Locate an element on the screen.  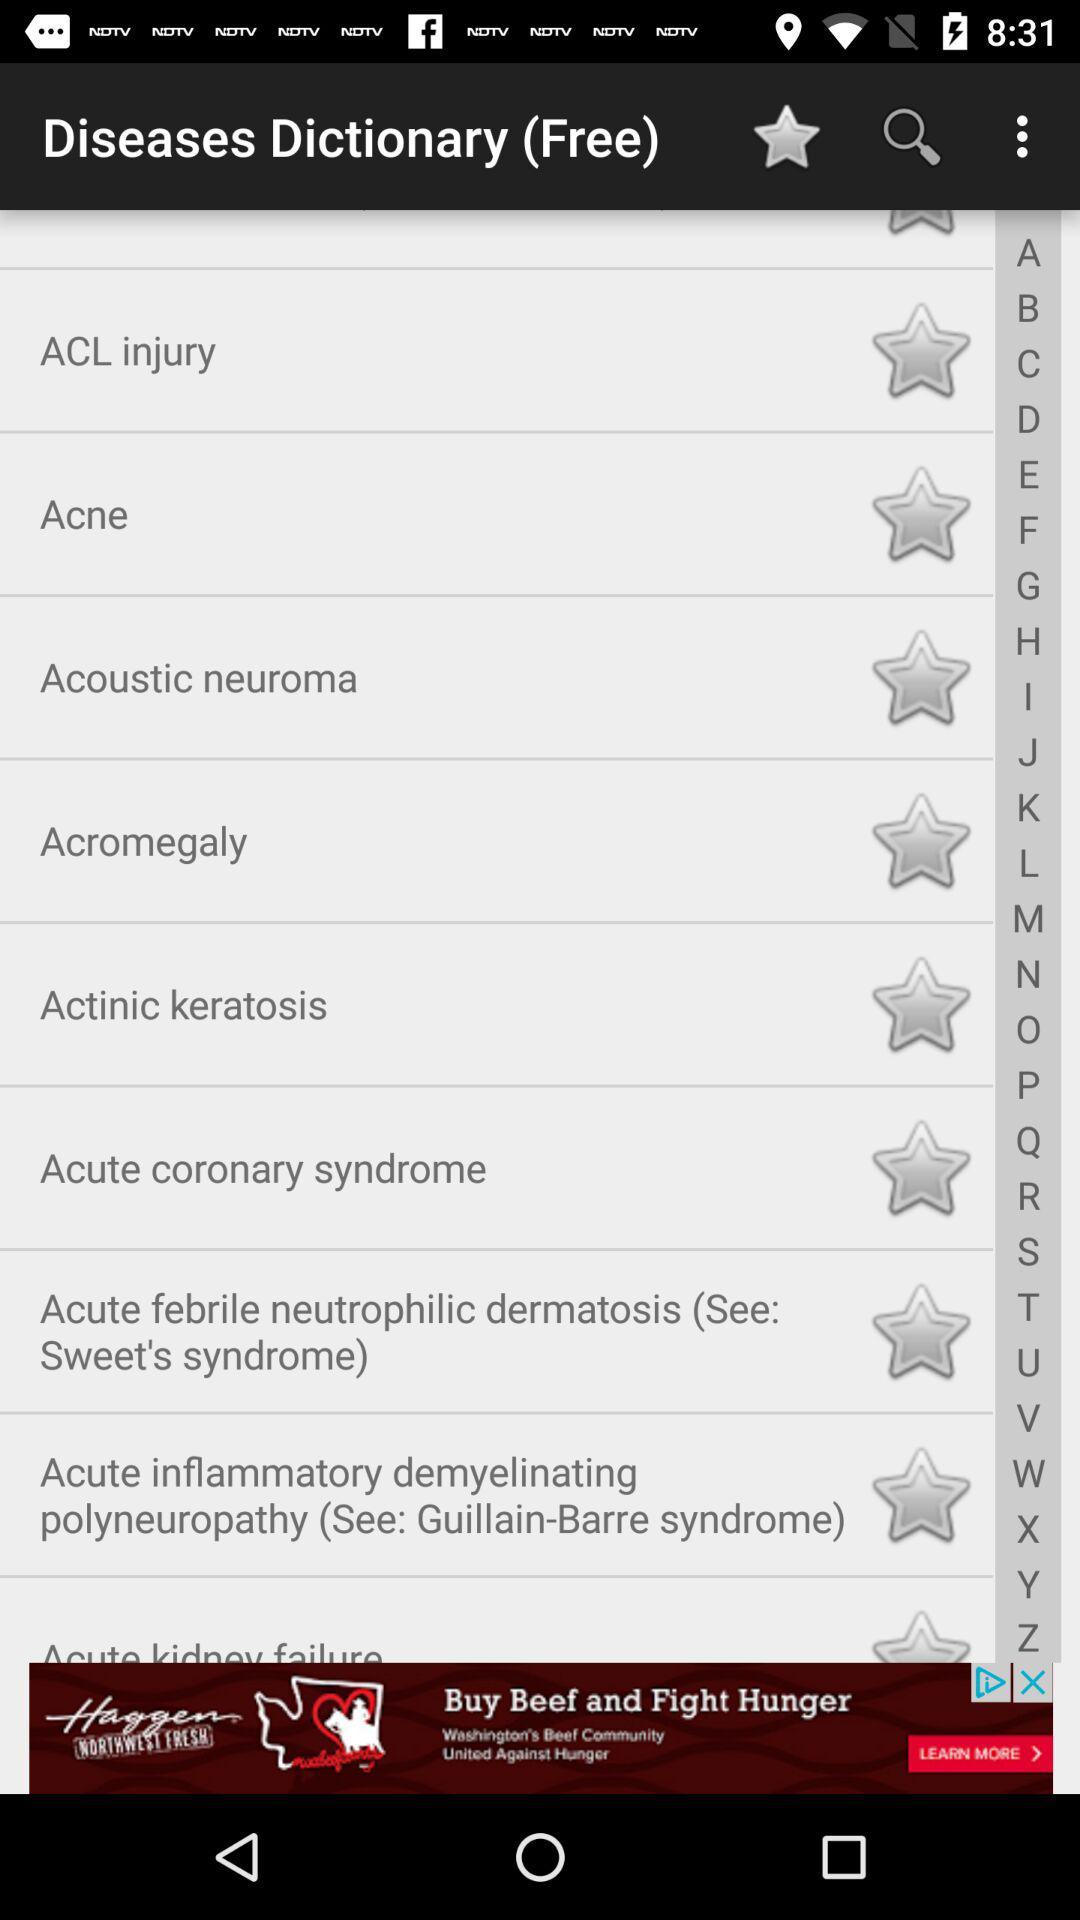
click star to favorite is located at coordinates (920, 836).